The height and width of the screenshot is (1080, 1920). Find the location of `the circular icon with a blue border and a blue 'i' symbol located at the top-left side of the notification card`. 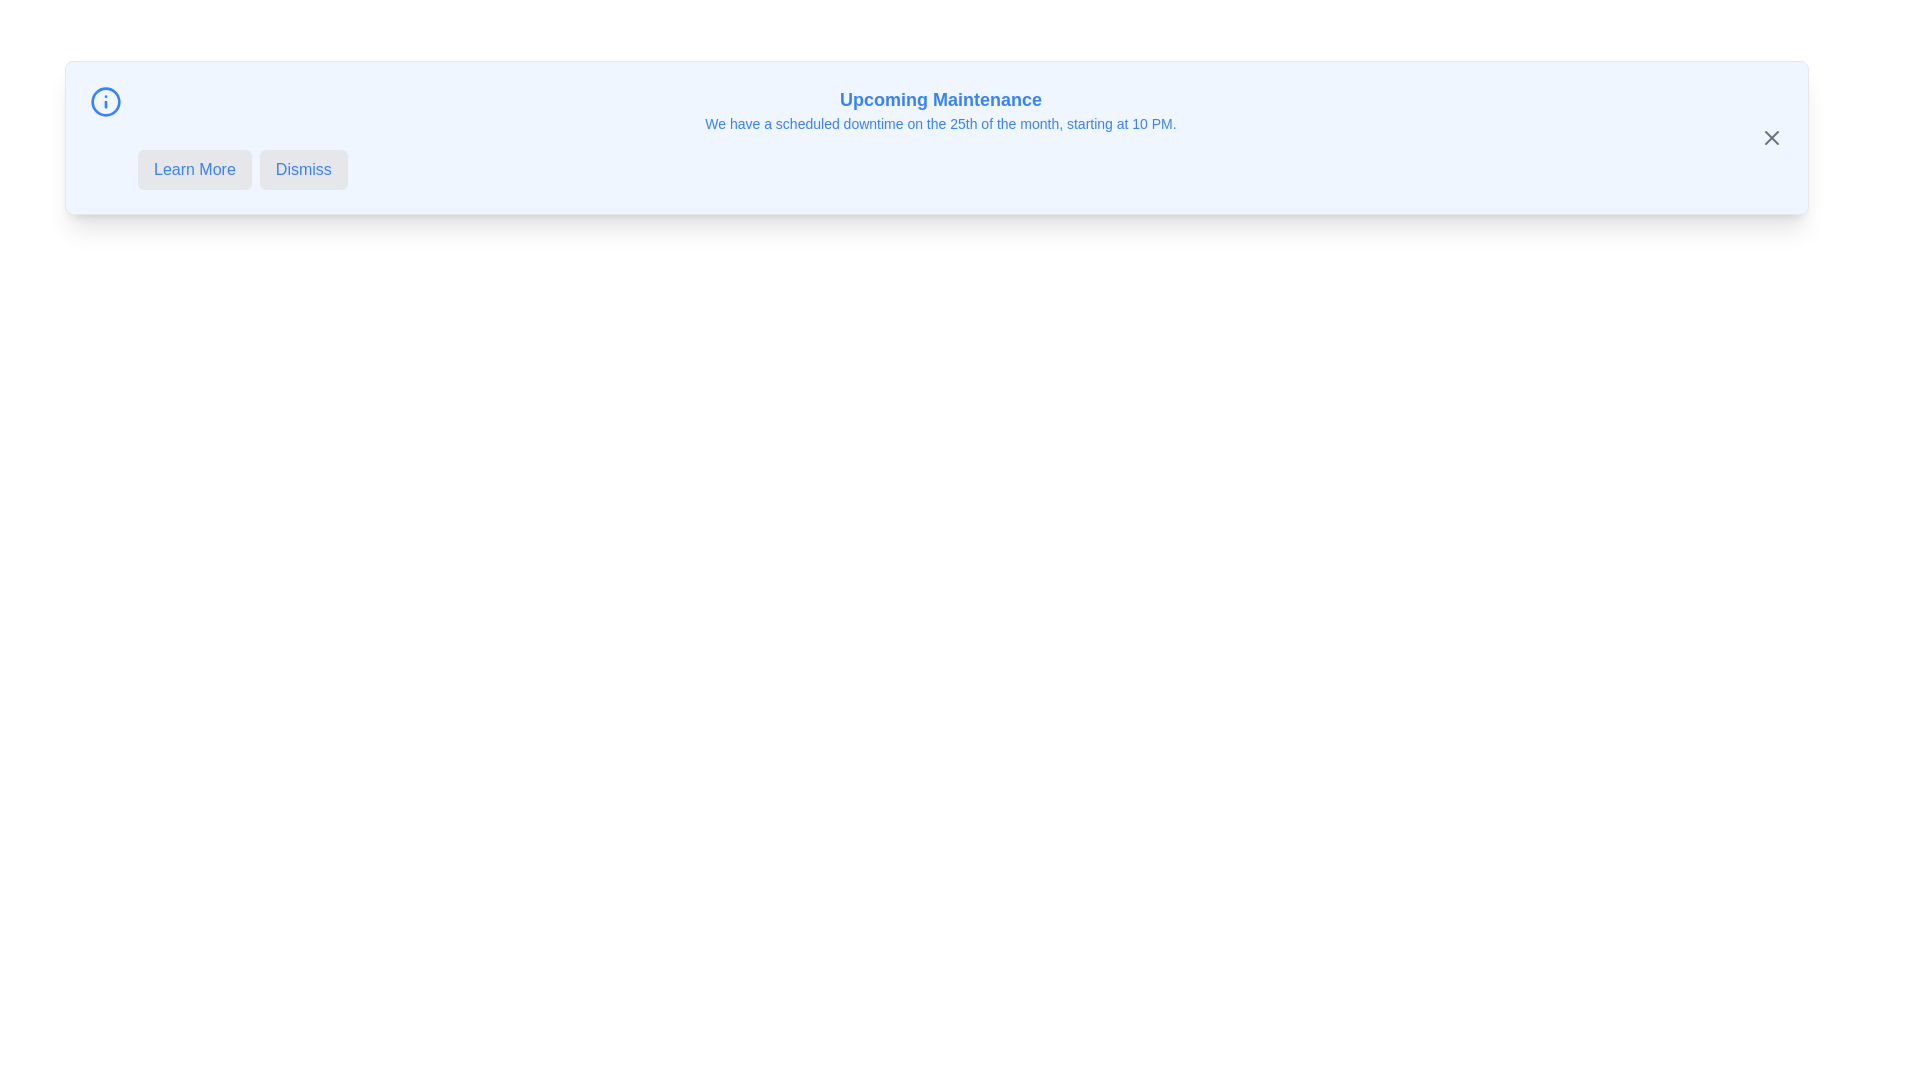

the circular icon with a blue border and a blue 'i' symbol located at the top-left side of the notification card is located at coordinates (104, 101).